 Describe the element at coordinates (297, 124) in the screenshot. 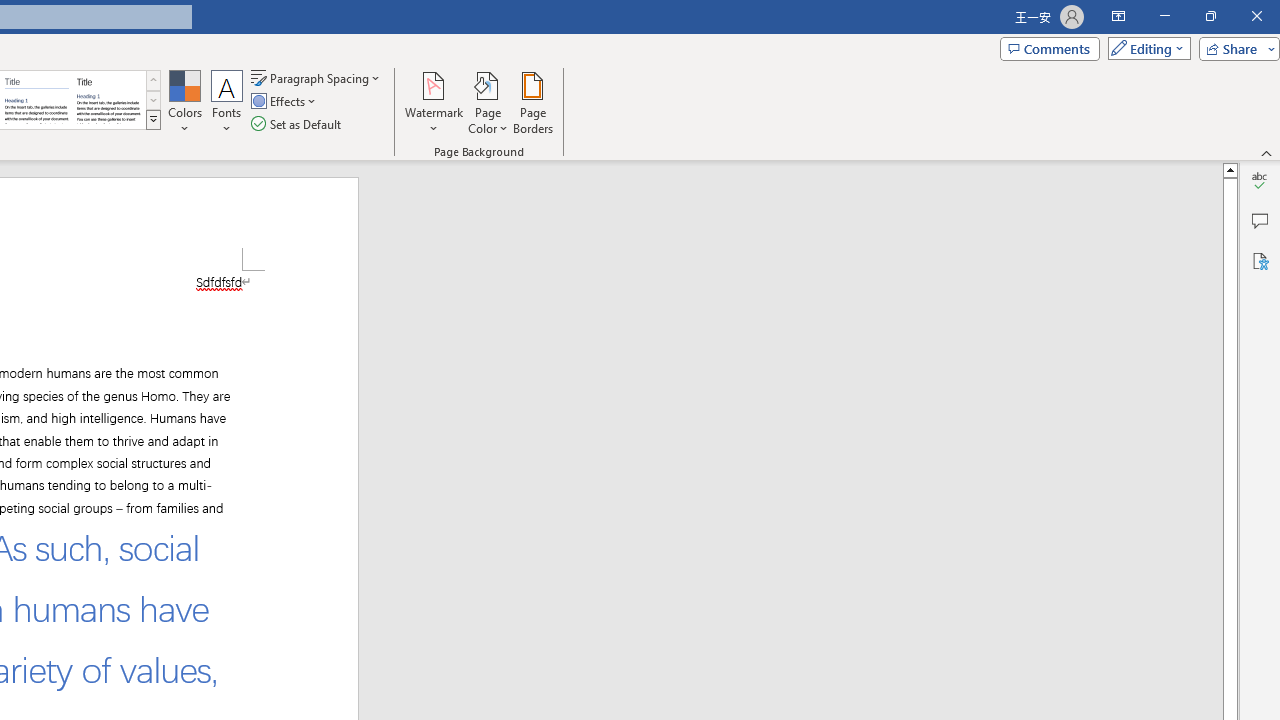

I see `'Set as Default'` at that location.